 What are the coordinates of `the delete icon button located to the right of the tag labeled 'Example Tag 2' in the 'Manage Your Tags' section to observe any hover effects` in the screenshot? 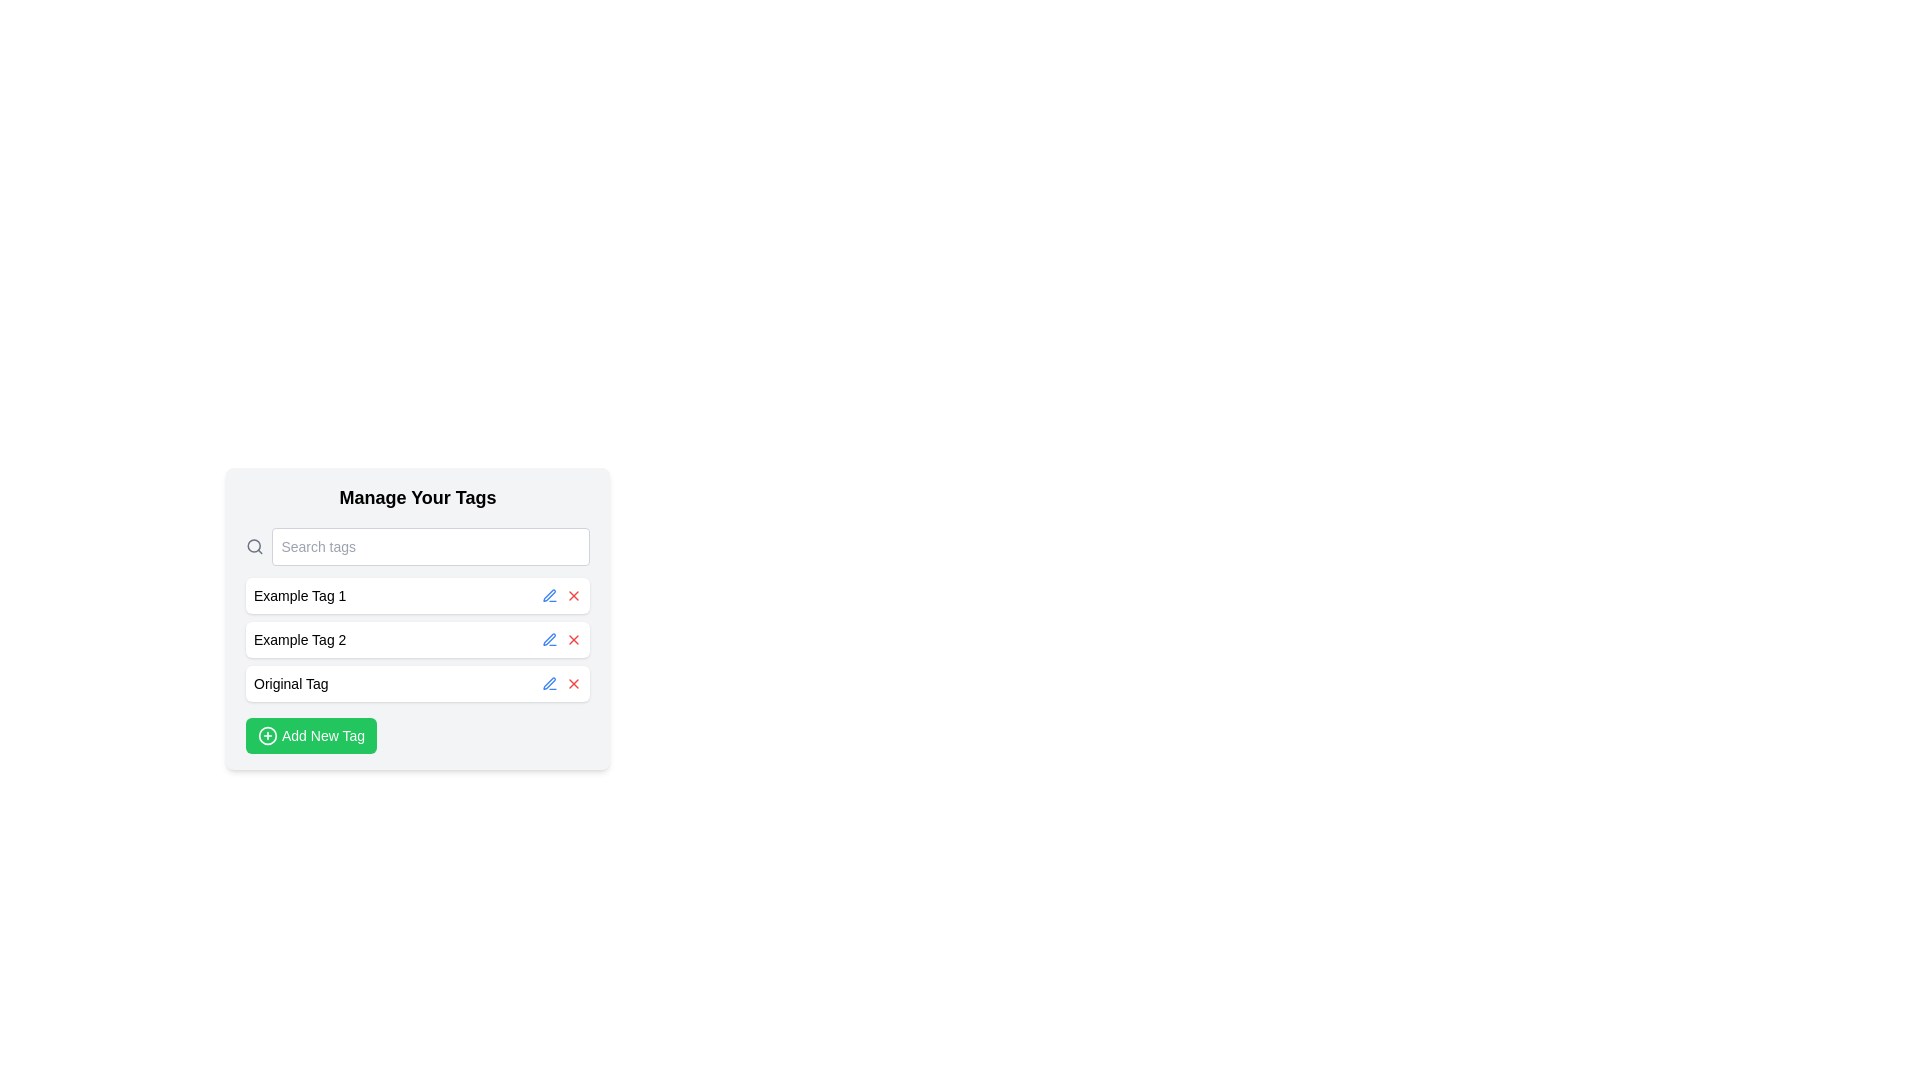 It's located at (573, 640).